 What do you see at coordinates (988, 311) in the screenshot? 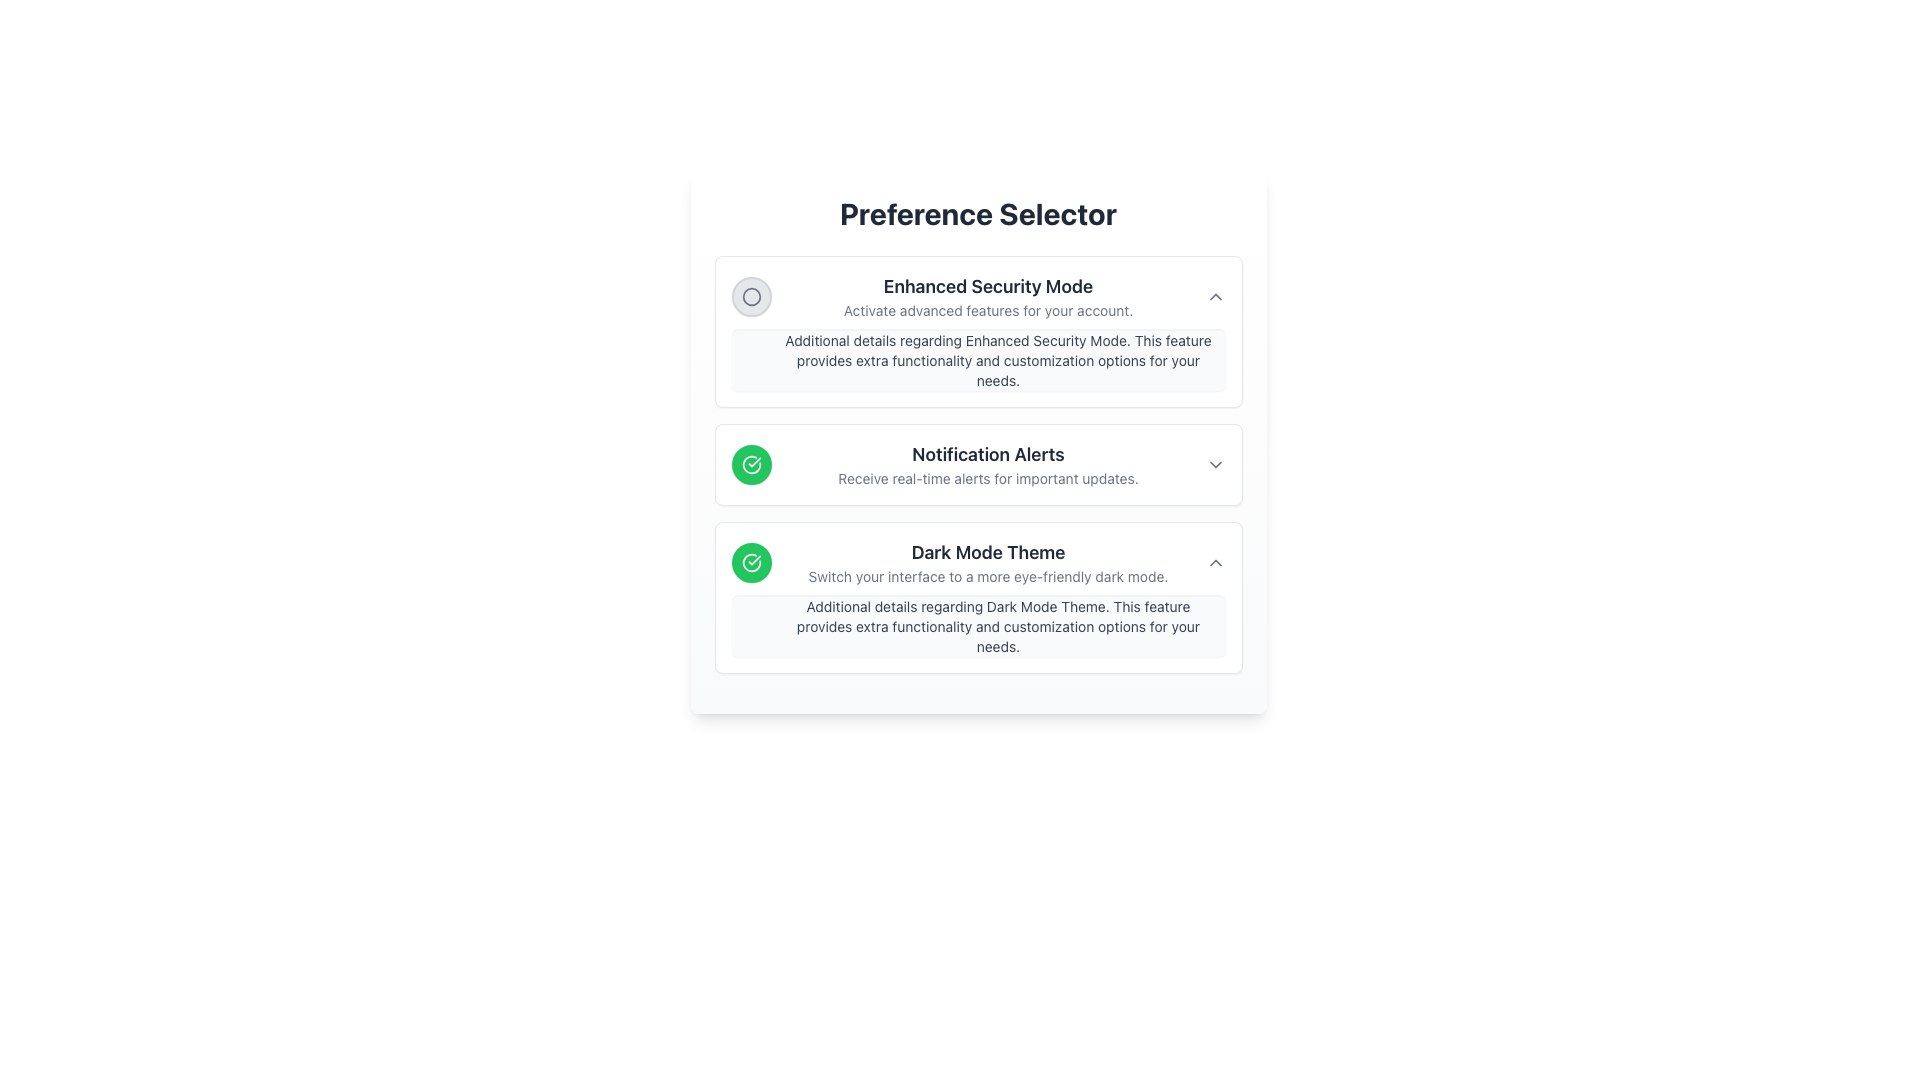
I see `the subtext element under the 'Enhanced Security Mode' heading, which provides a description of the feature` at bounding box center [988, 311].